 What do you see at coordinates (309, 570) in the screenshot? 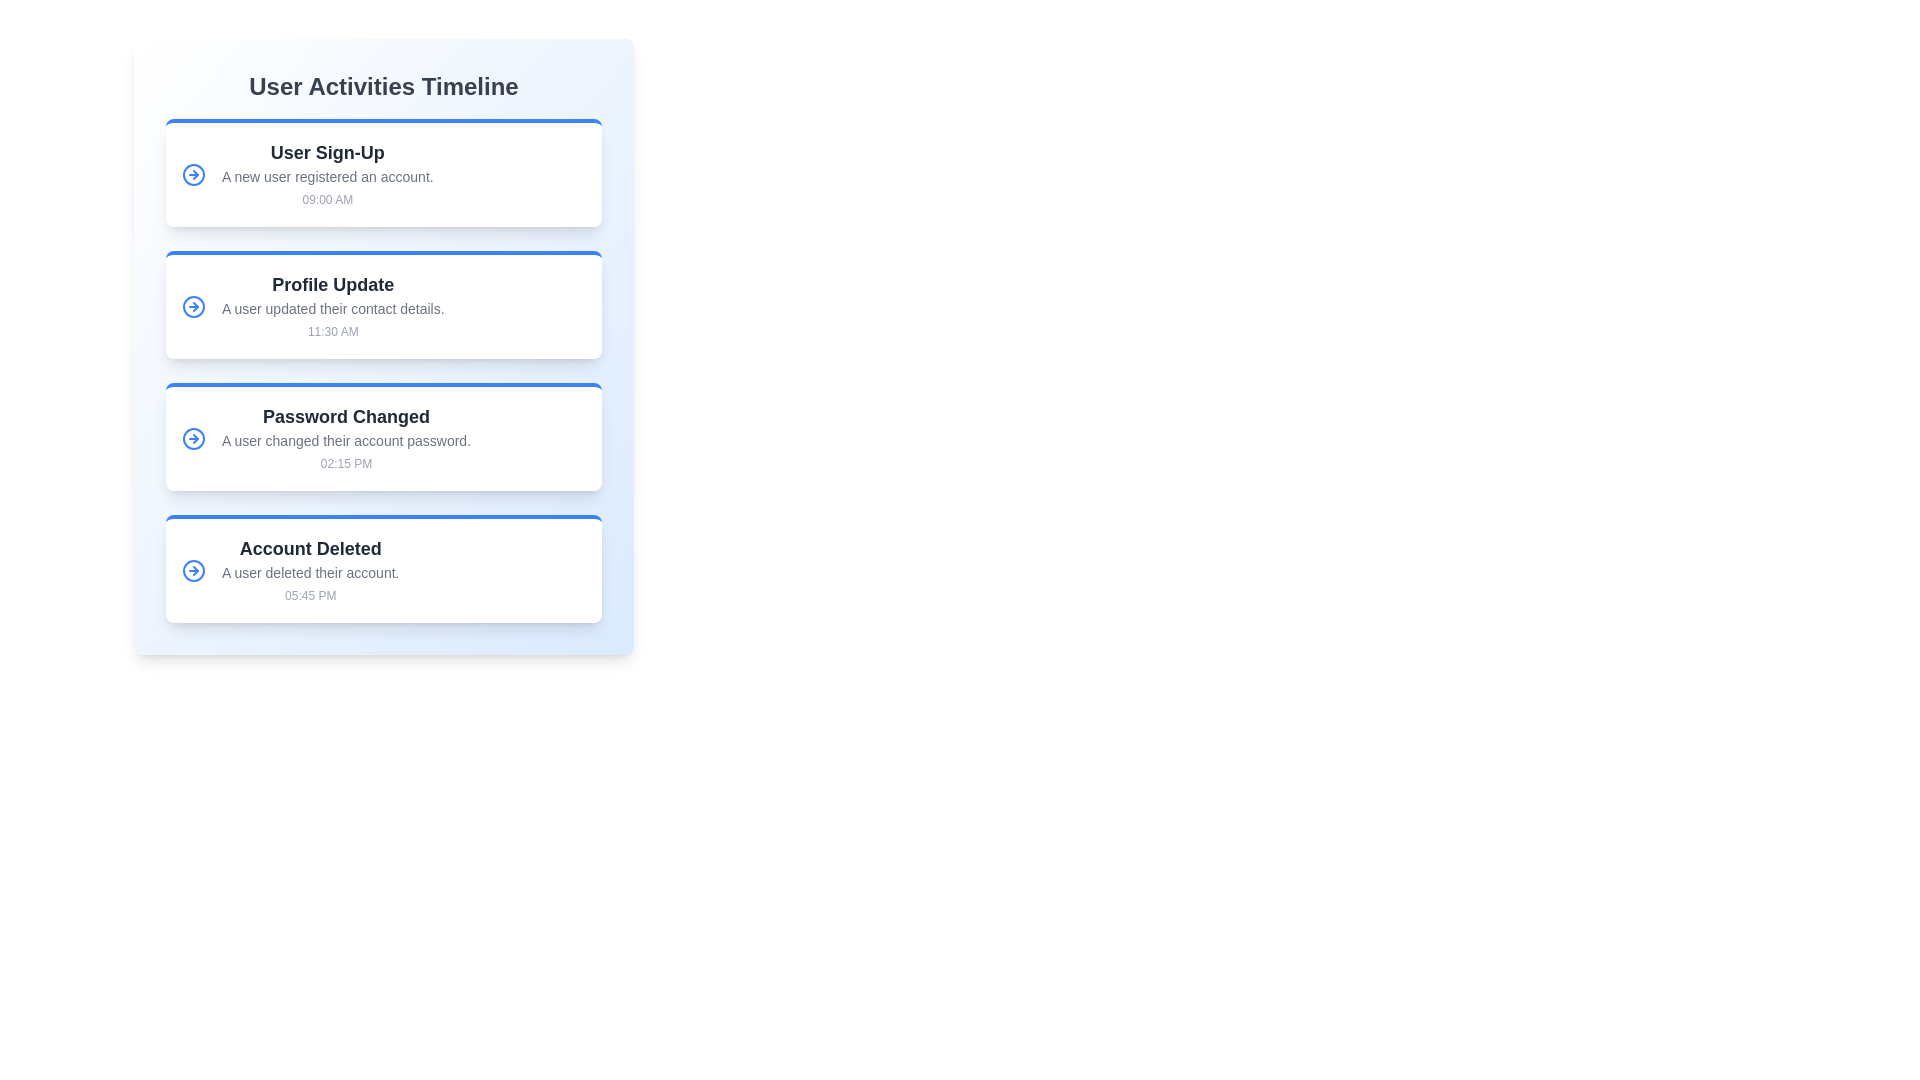
I see `information from the multi-line text block displaying 'Account Deleted', which includes the detailed description and the timestamp, located in the bottommost card of the vertical timeline` at bounding box center [309, 570].